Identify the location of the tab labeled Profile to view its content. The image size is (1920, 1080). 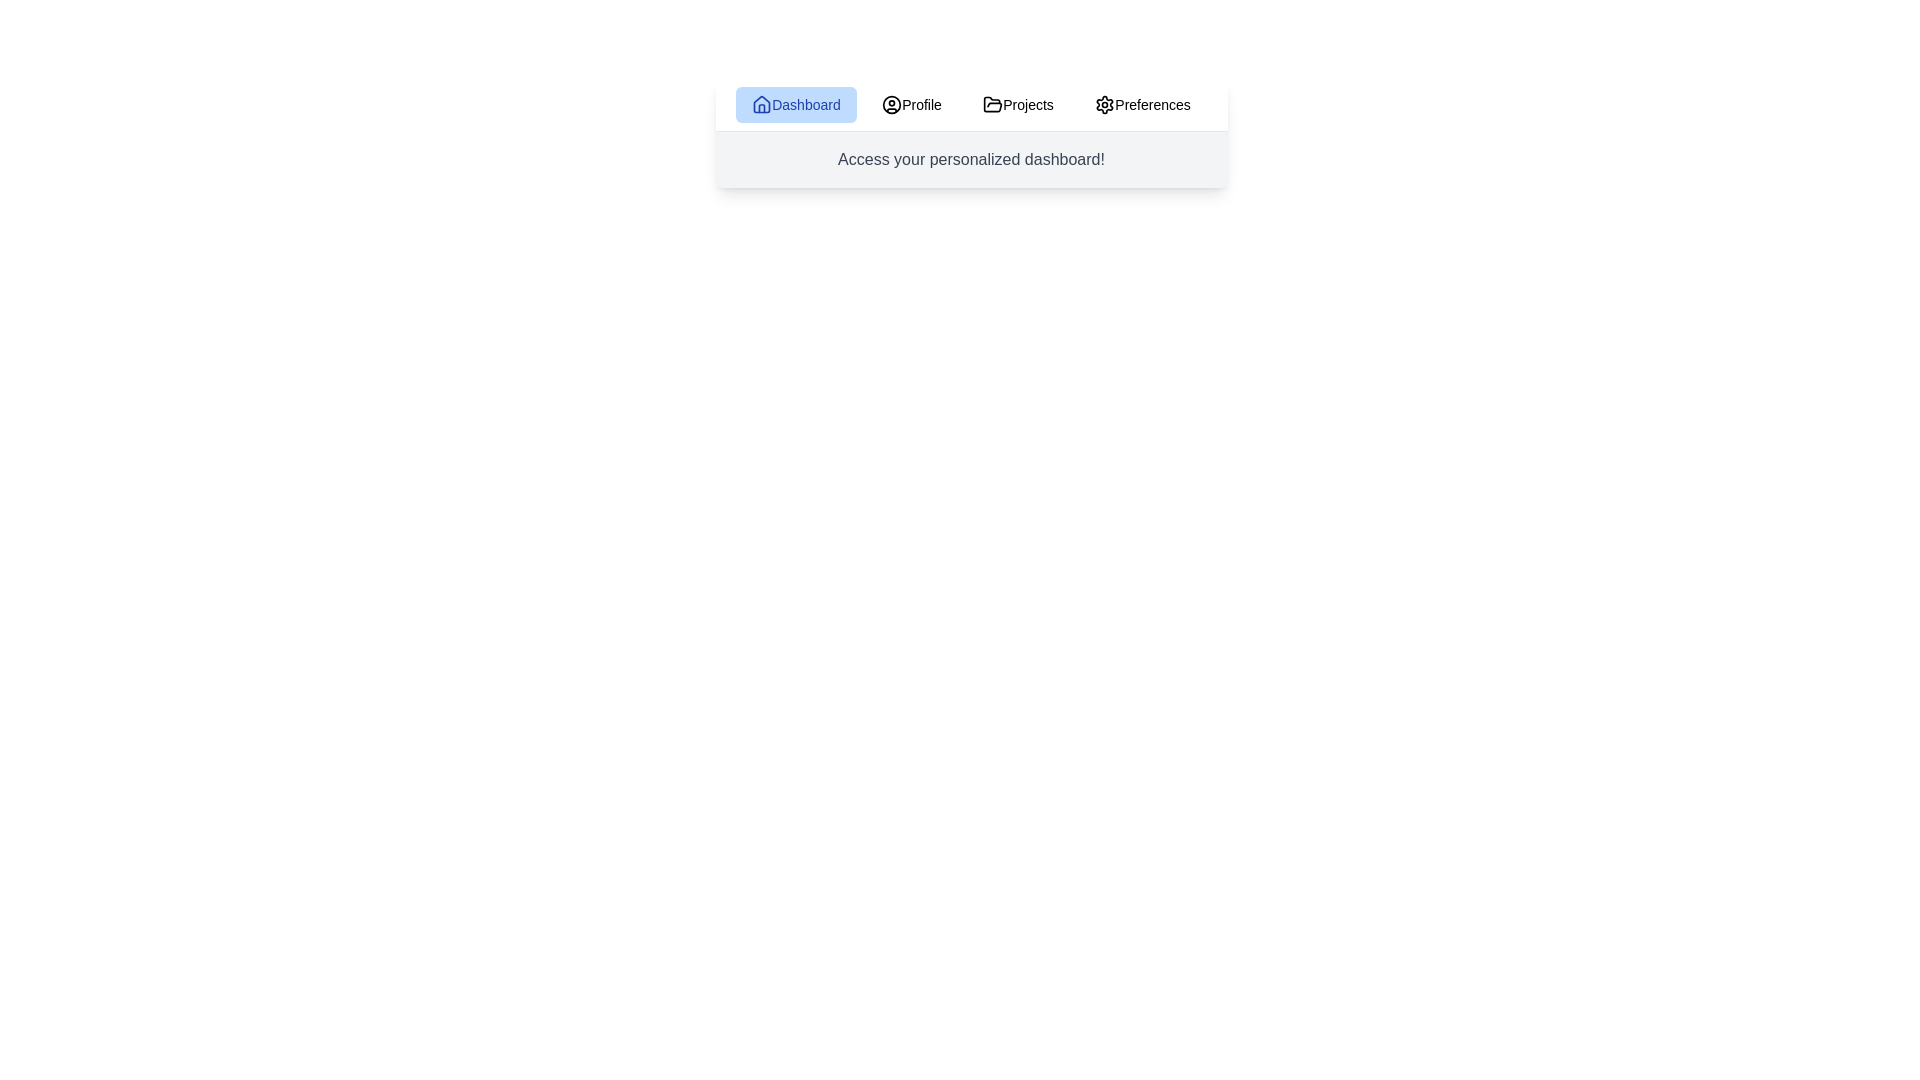
(911, 104).